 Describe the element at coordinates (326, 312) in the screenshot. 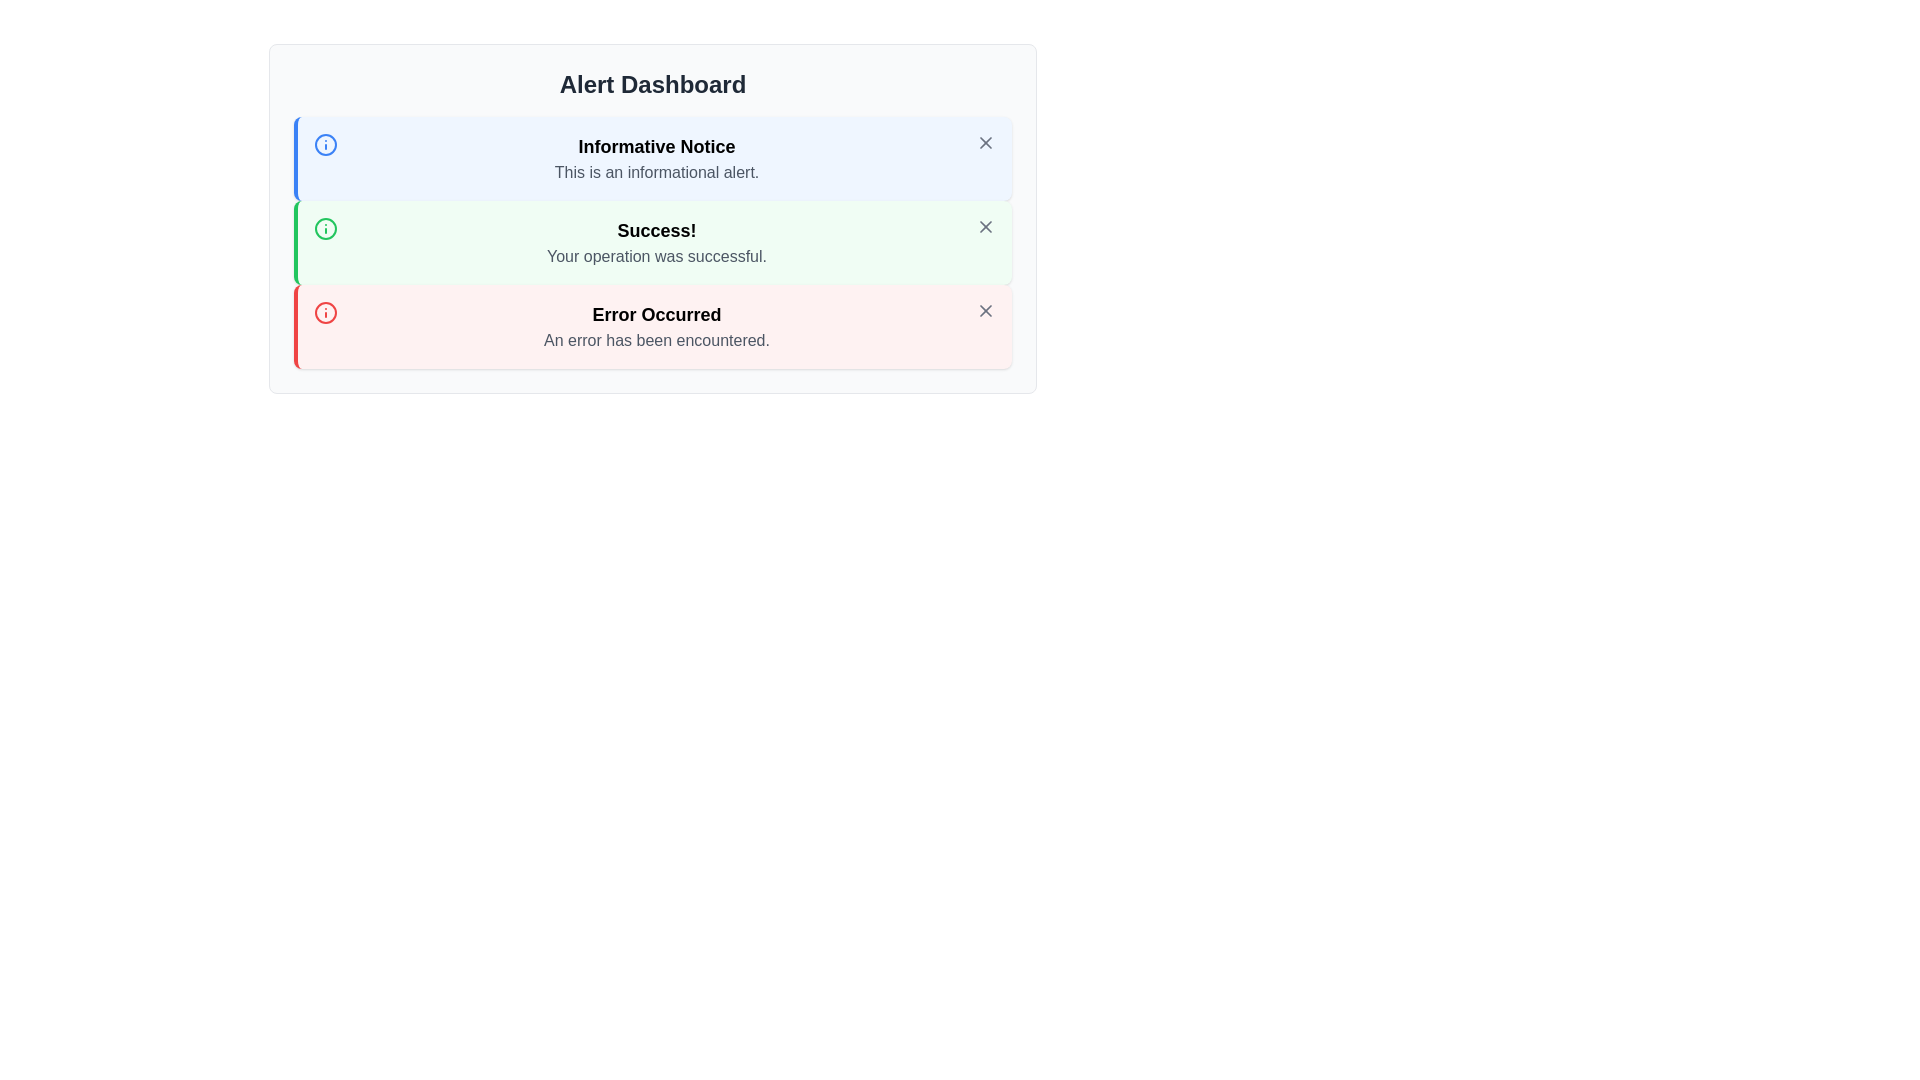

I see `the 'Error Occurred' status icon, which is located in a red, rounded rectangle at the left side of the alert box` at that location.